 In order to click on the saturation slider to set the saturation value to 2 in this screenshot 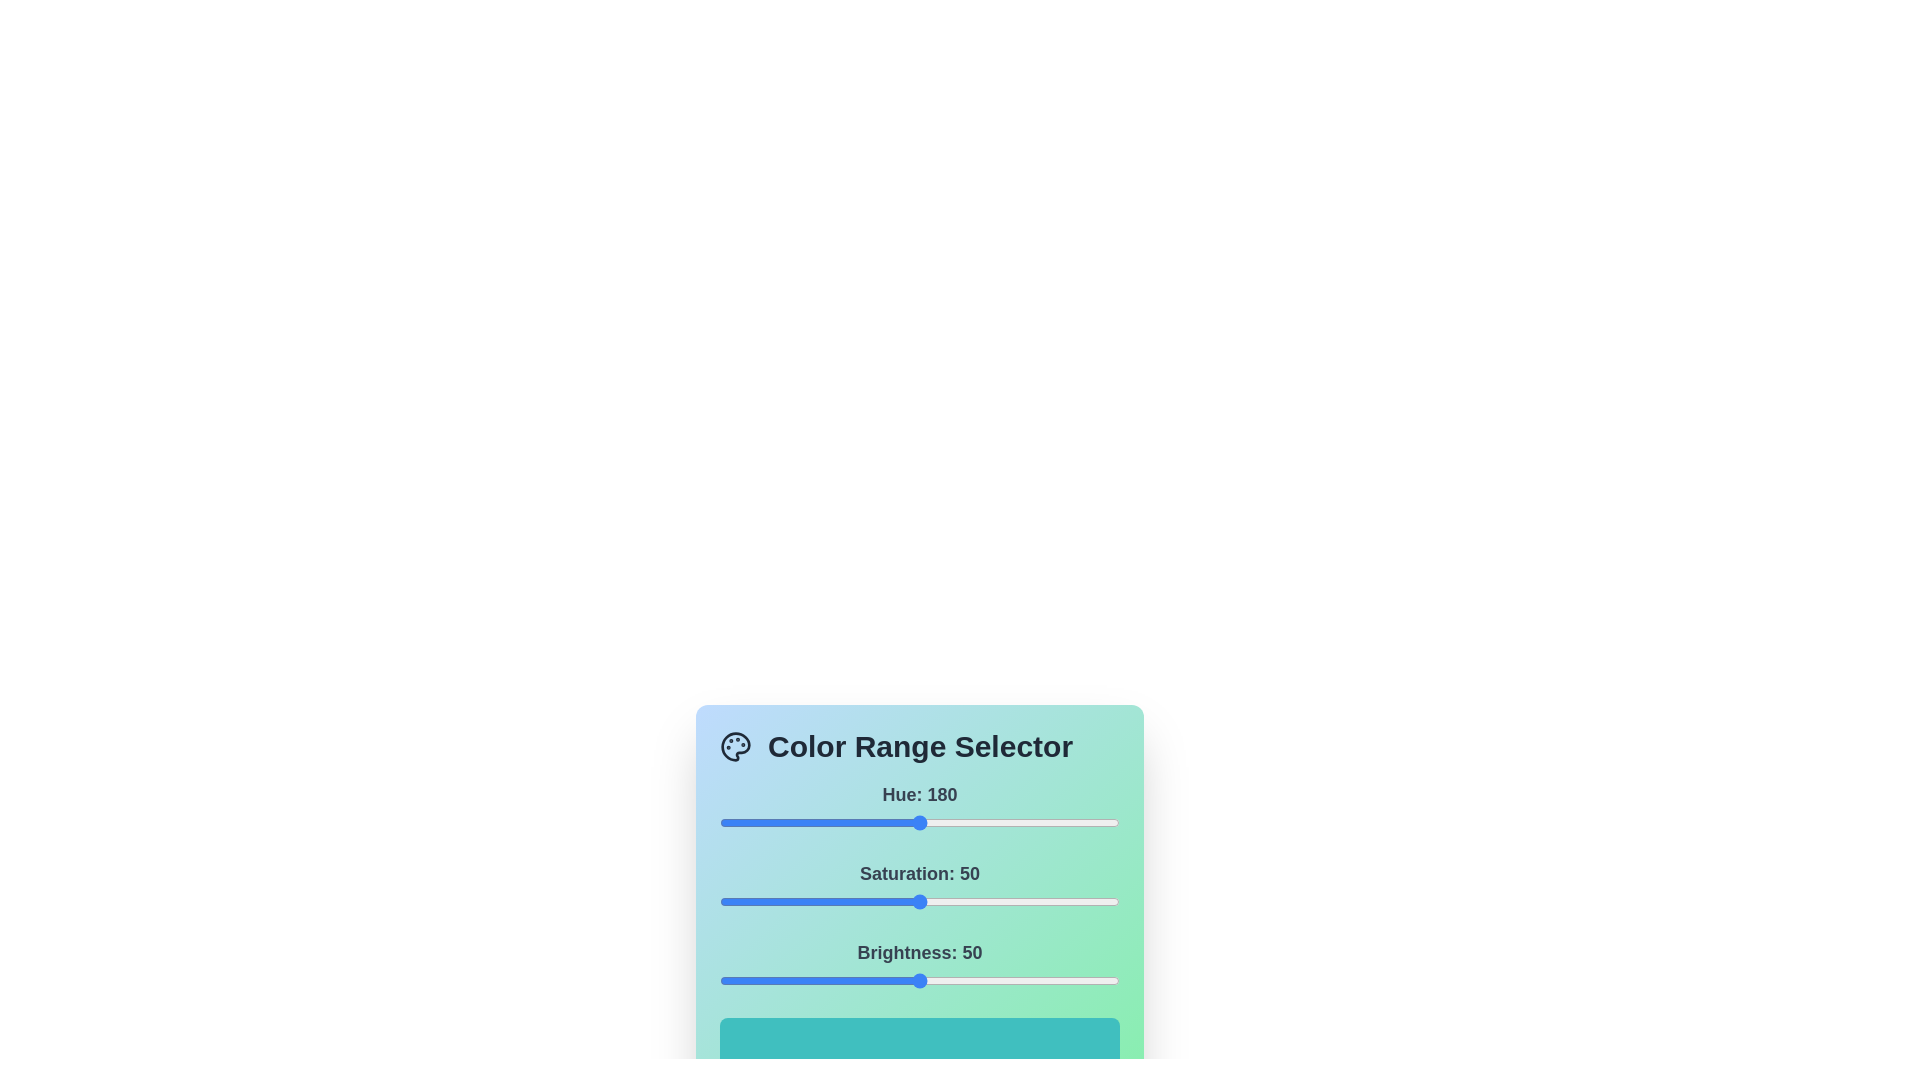, I will do `click(727, 902)`.